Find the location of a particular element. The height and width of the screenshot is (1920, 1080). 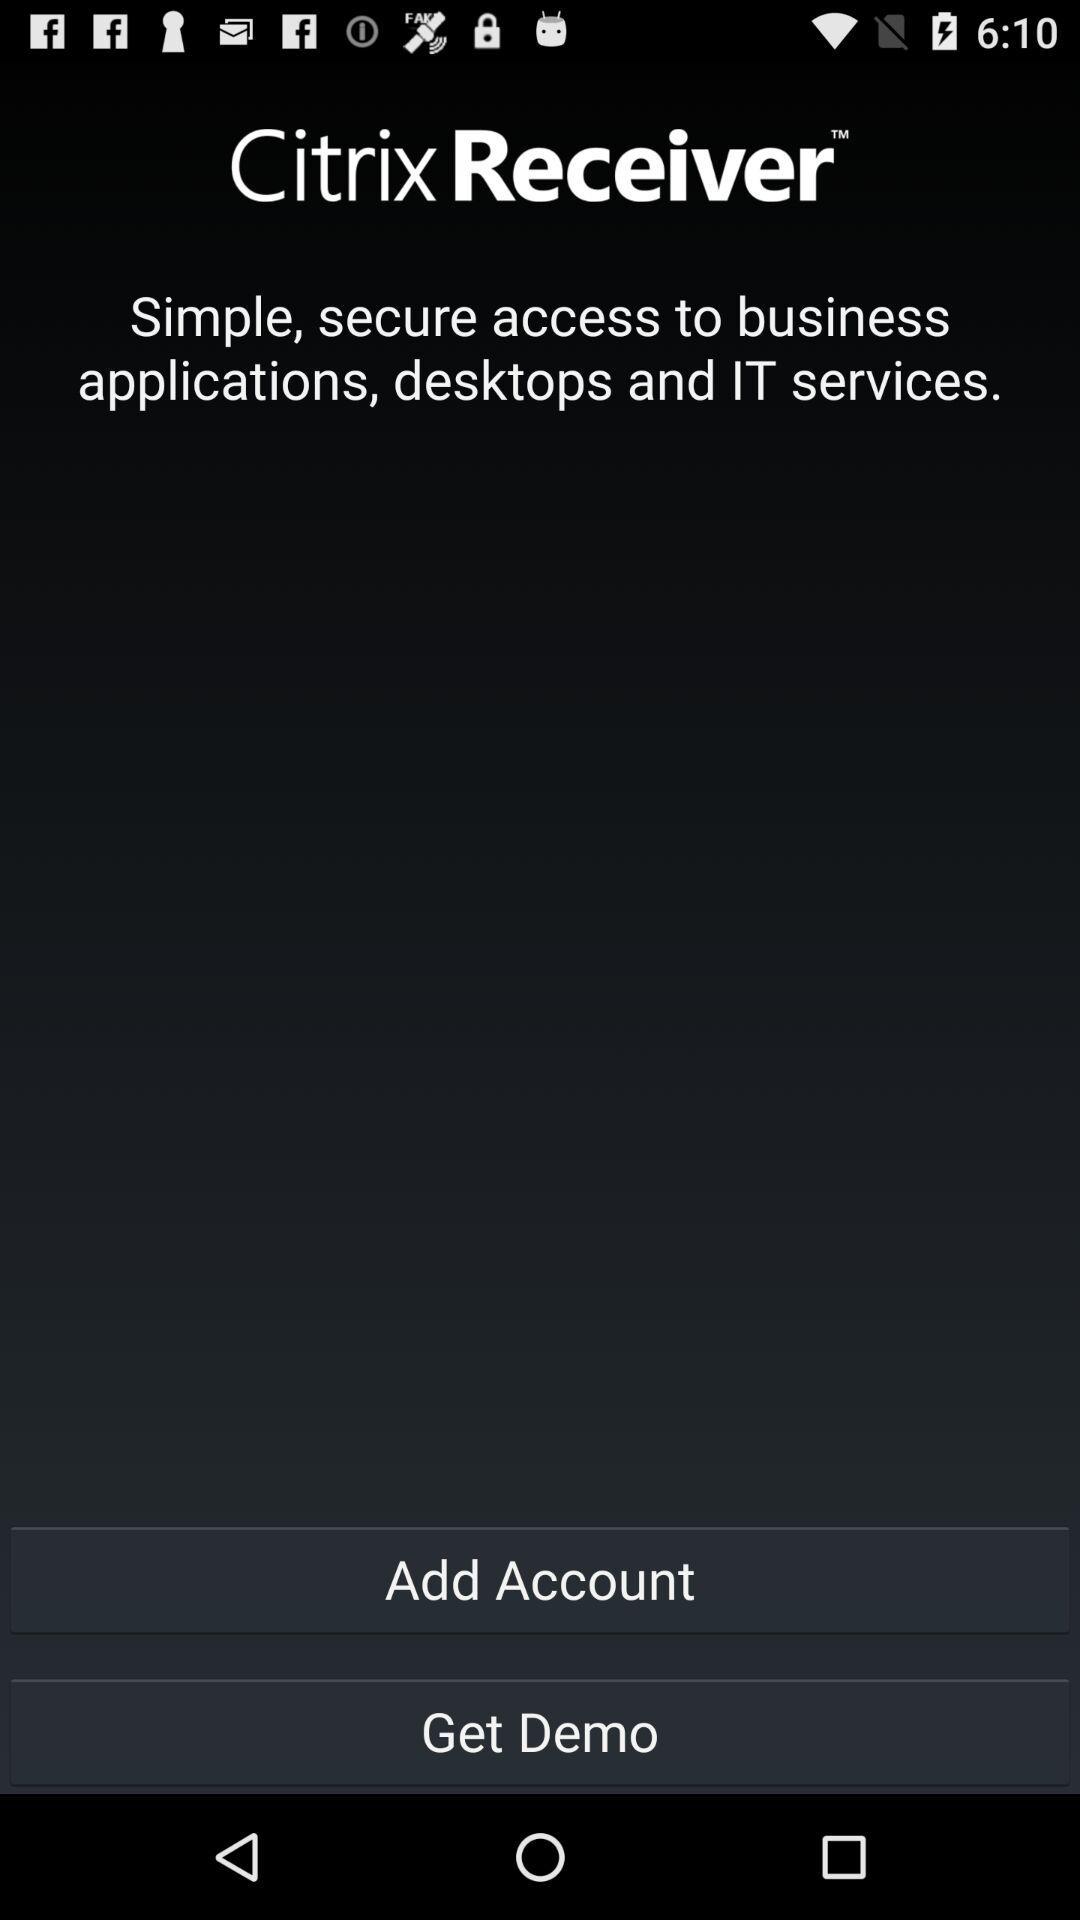

the add account icon is located at coordinates (540, 1577).